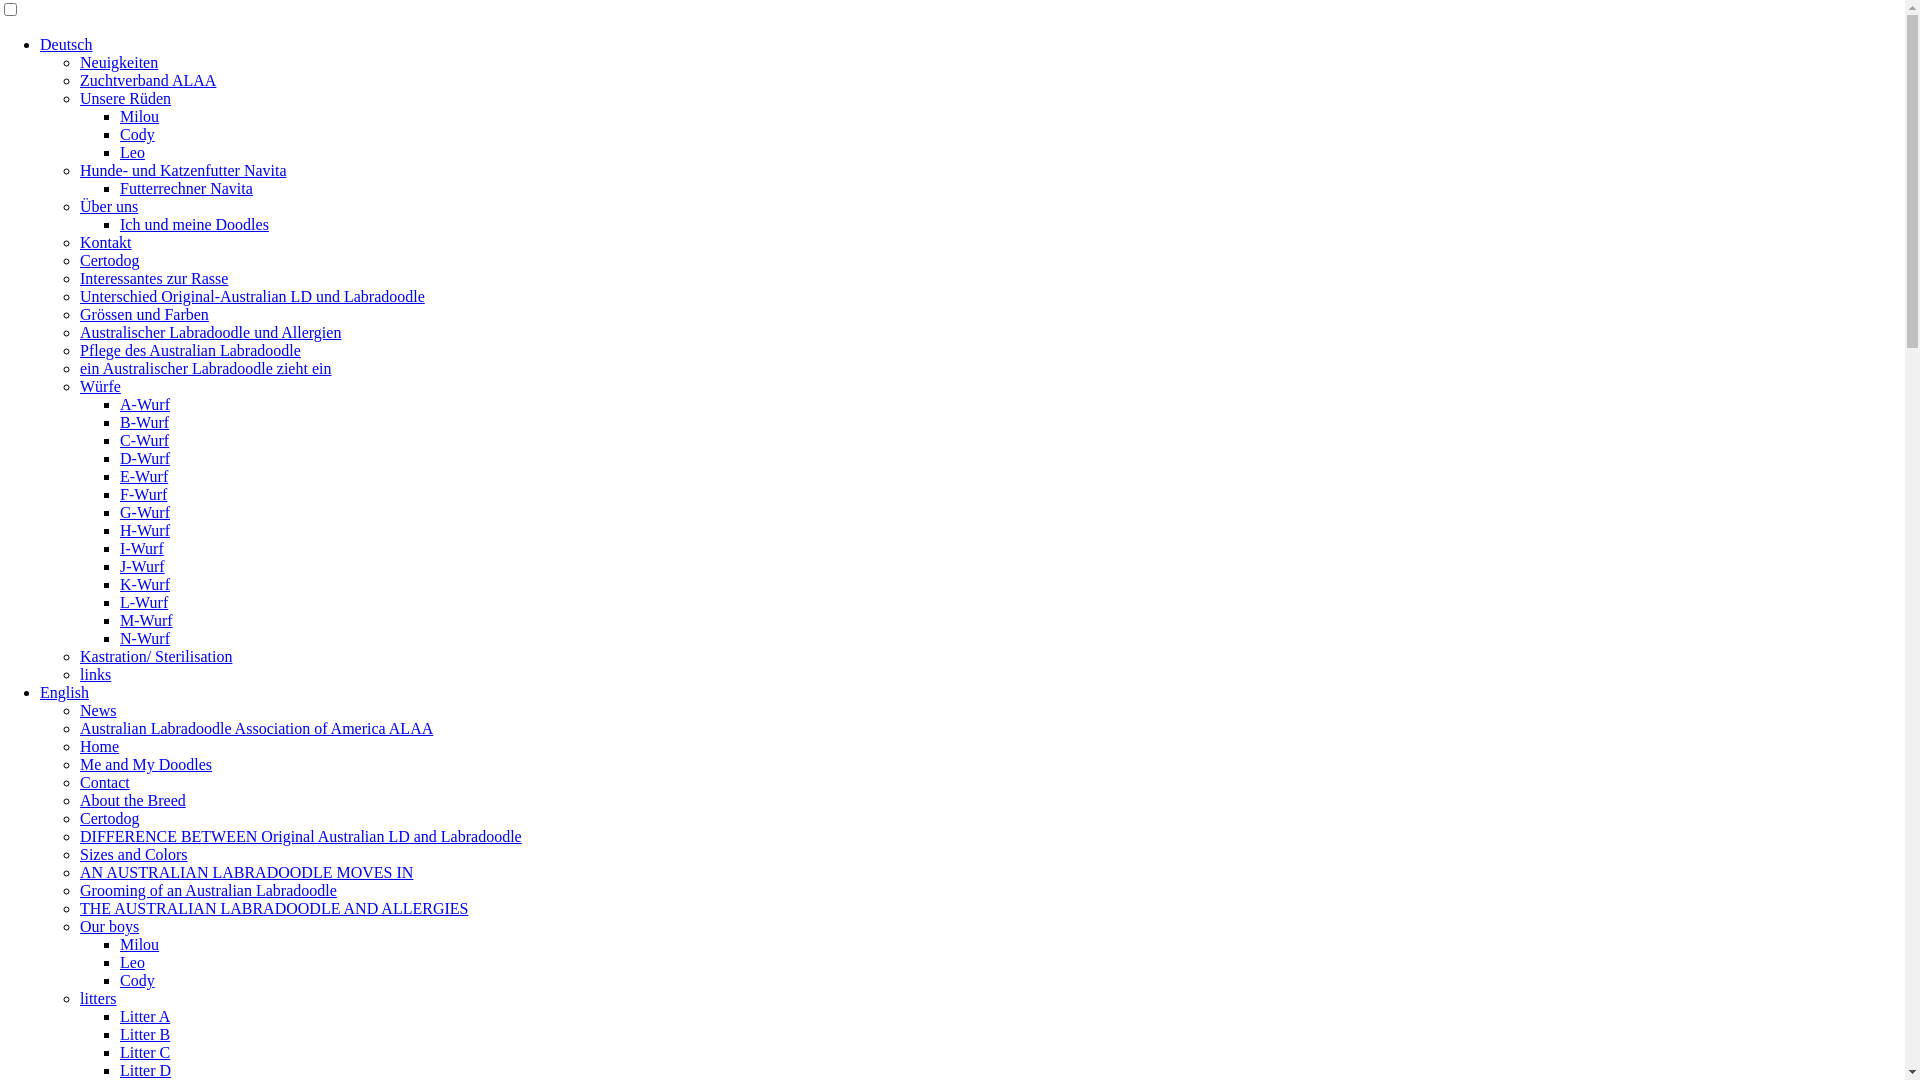  I want to click on 'E-Wurf', so click(143, 476).